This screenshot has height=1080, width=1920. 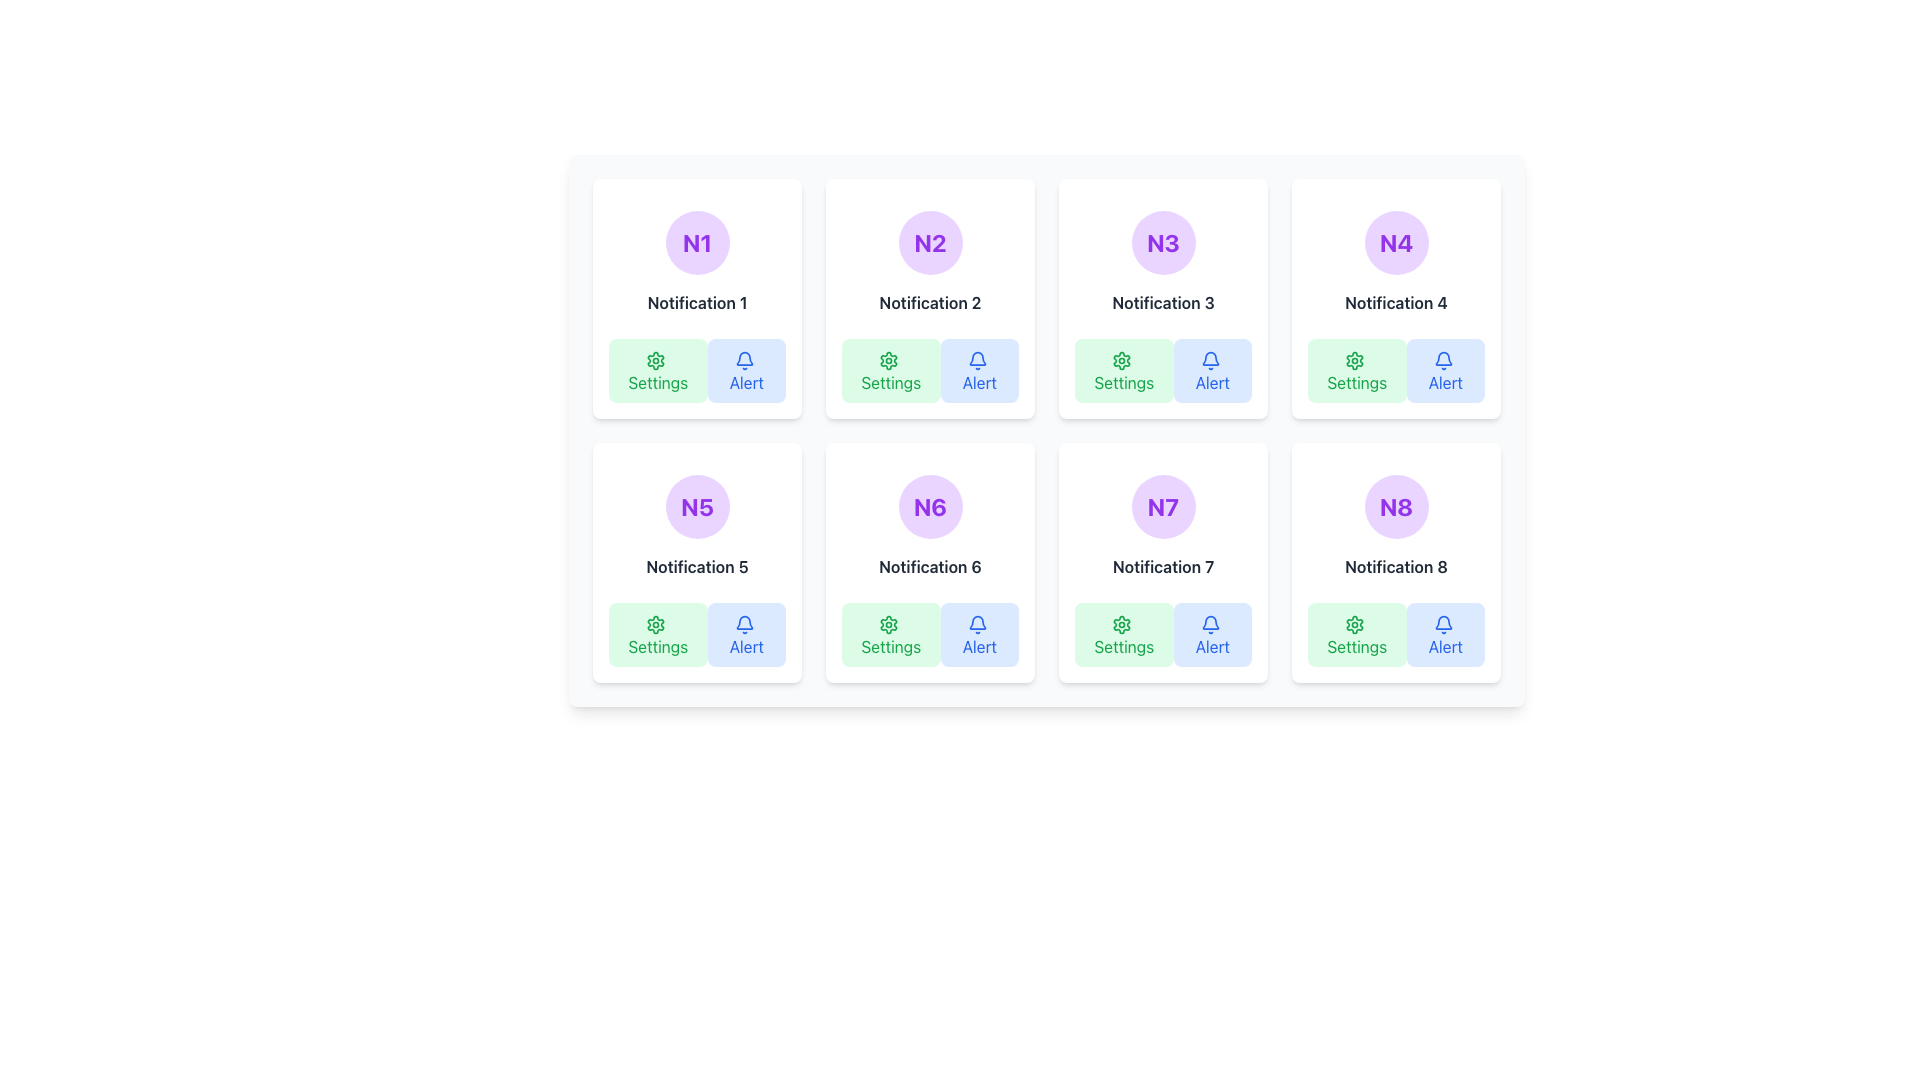 What do you see at coordinates (1163, 567) in the screenshot?
I see `the static text label displaying 'Notification 7', which is bold and dark gray on a white background, located below the circular badge labeled 'N7'` at bounding box center [1163, 567].